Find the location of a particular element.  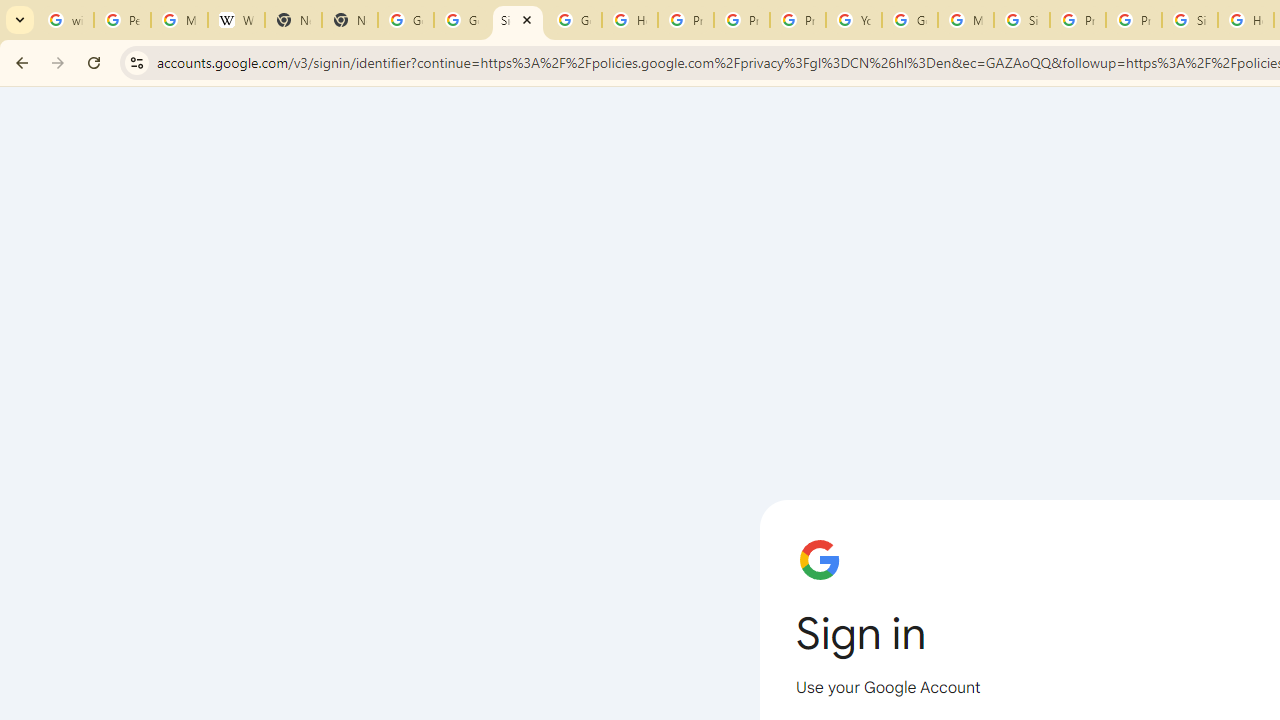

'New Tab' is located at coordinates (292, 20).